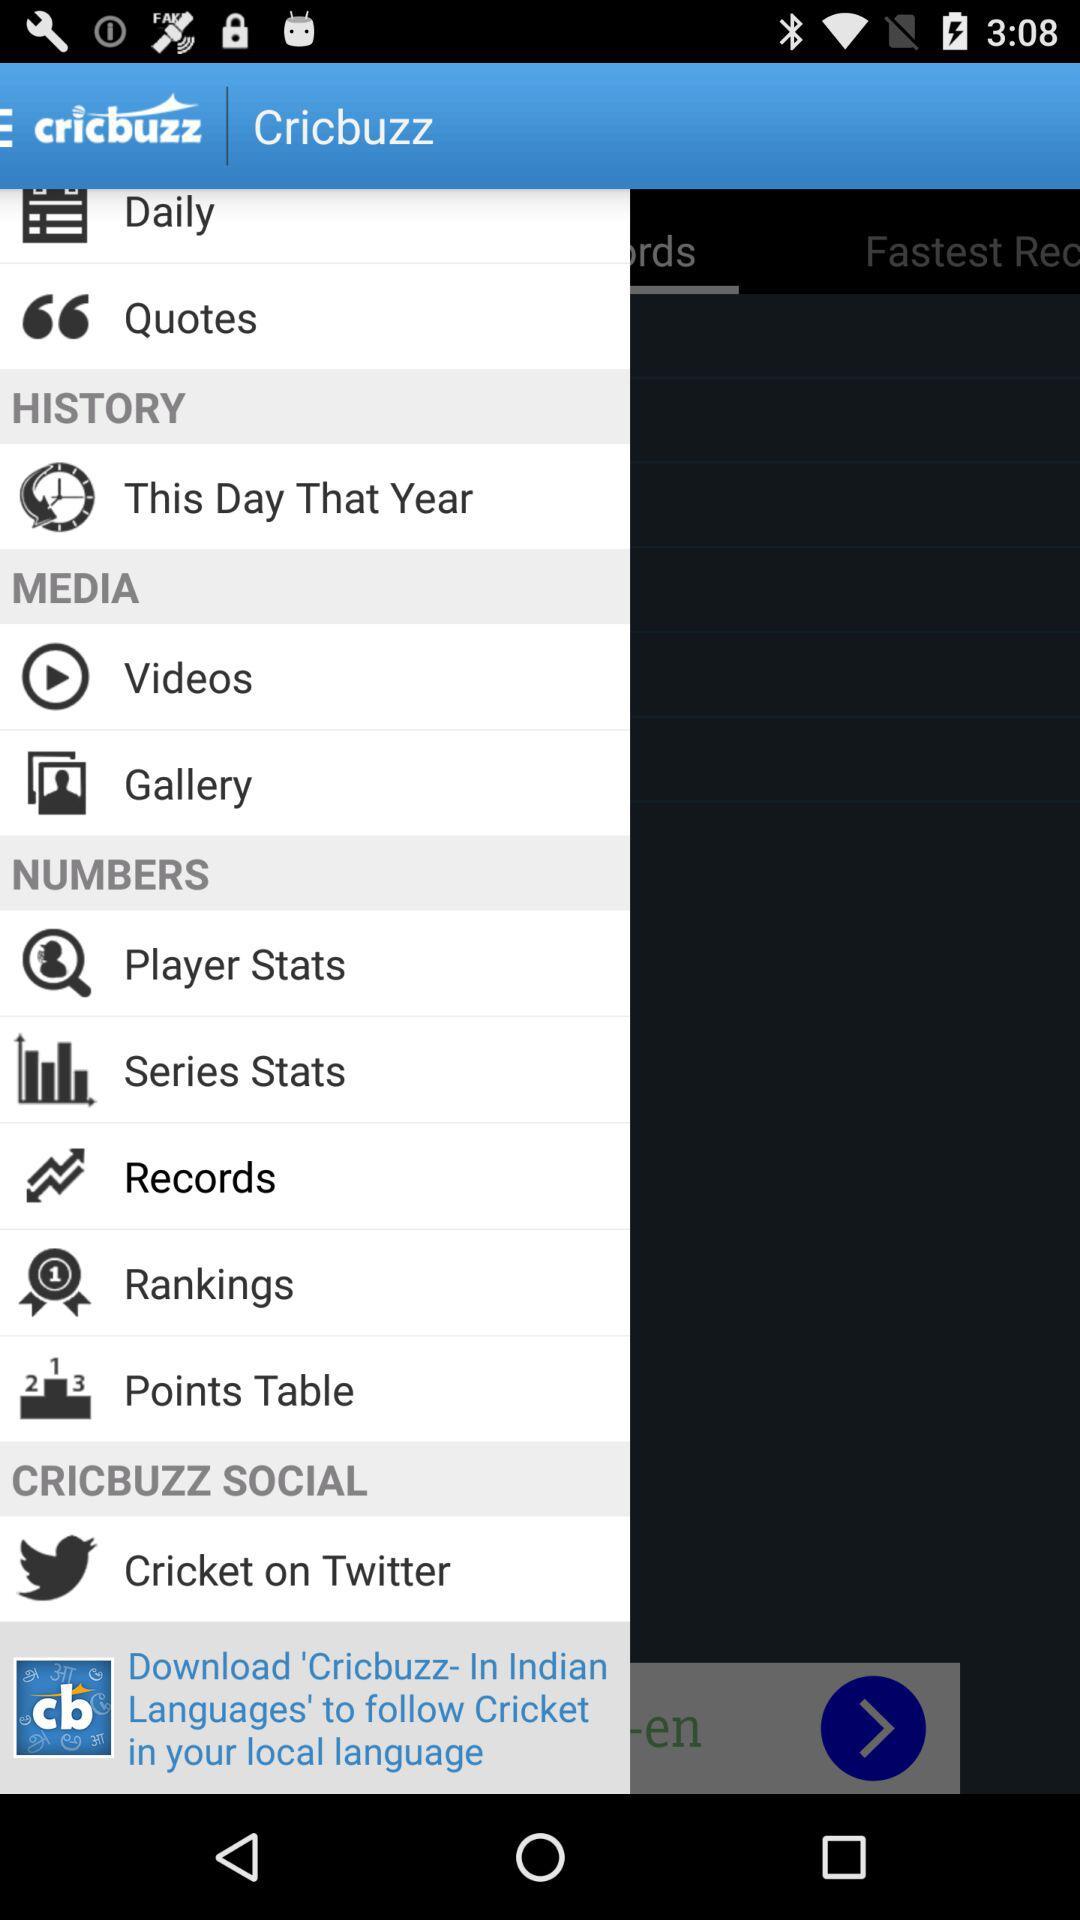 This screenshot has width=1080, height=1920. Describe the element at coordinates (55, 220) in the screenshot. I see `the icon beside daily` at that location.